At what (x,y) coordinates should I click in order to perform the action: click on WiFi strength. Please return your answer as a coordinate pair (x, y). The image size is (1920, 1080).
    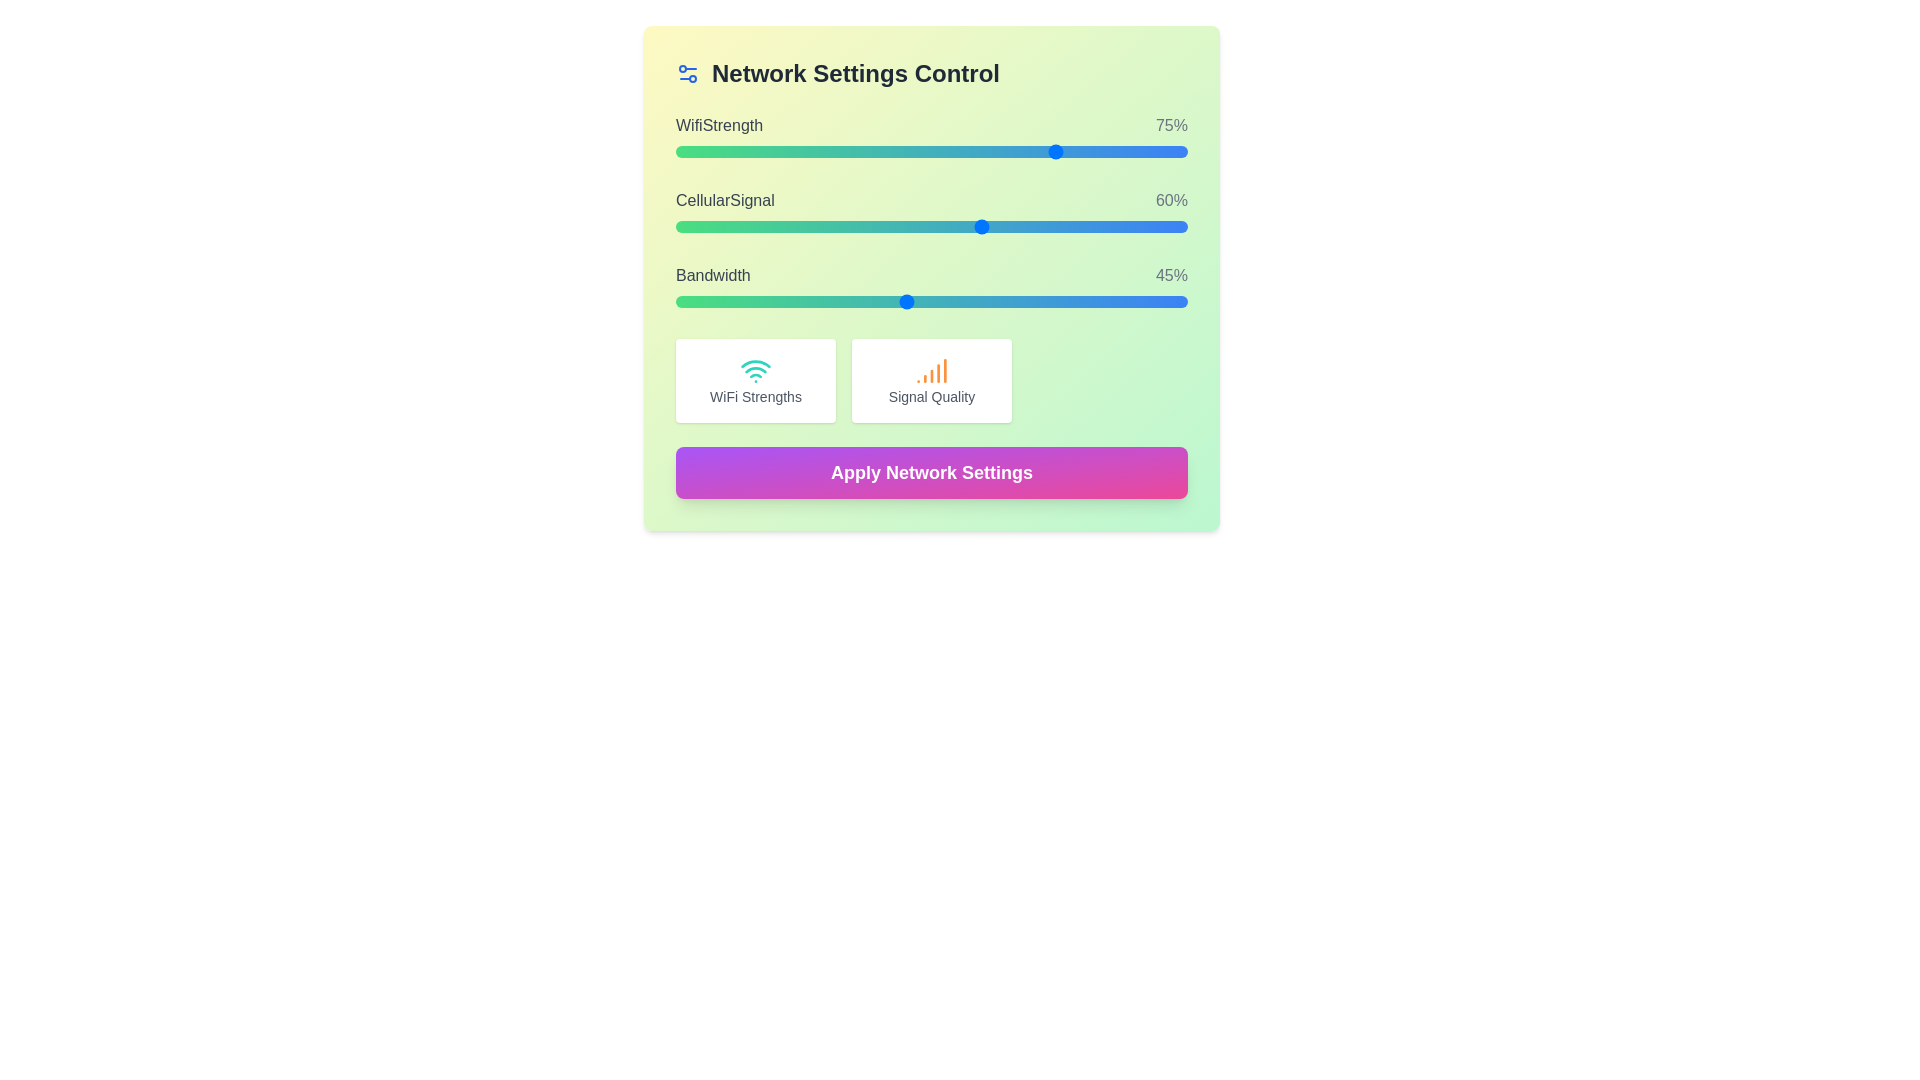
    Looking at the image, I should click on (711, 150).